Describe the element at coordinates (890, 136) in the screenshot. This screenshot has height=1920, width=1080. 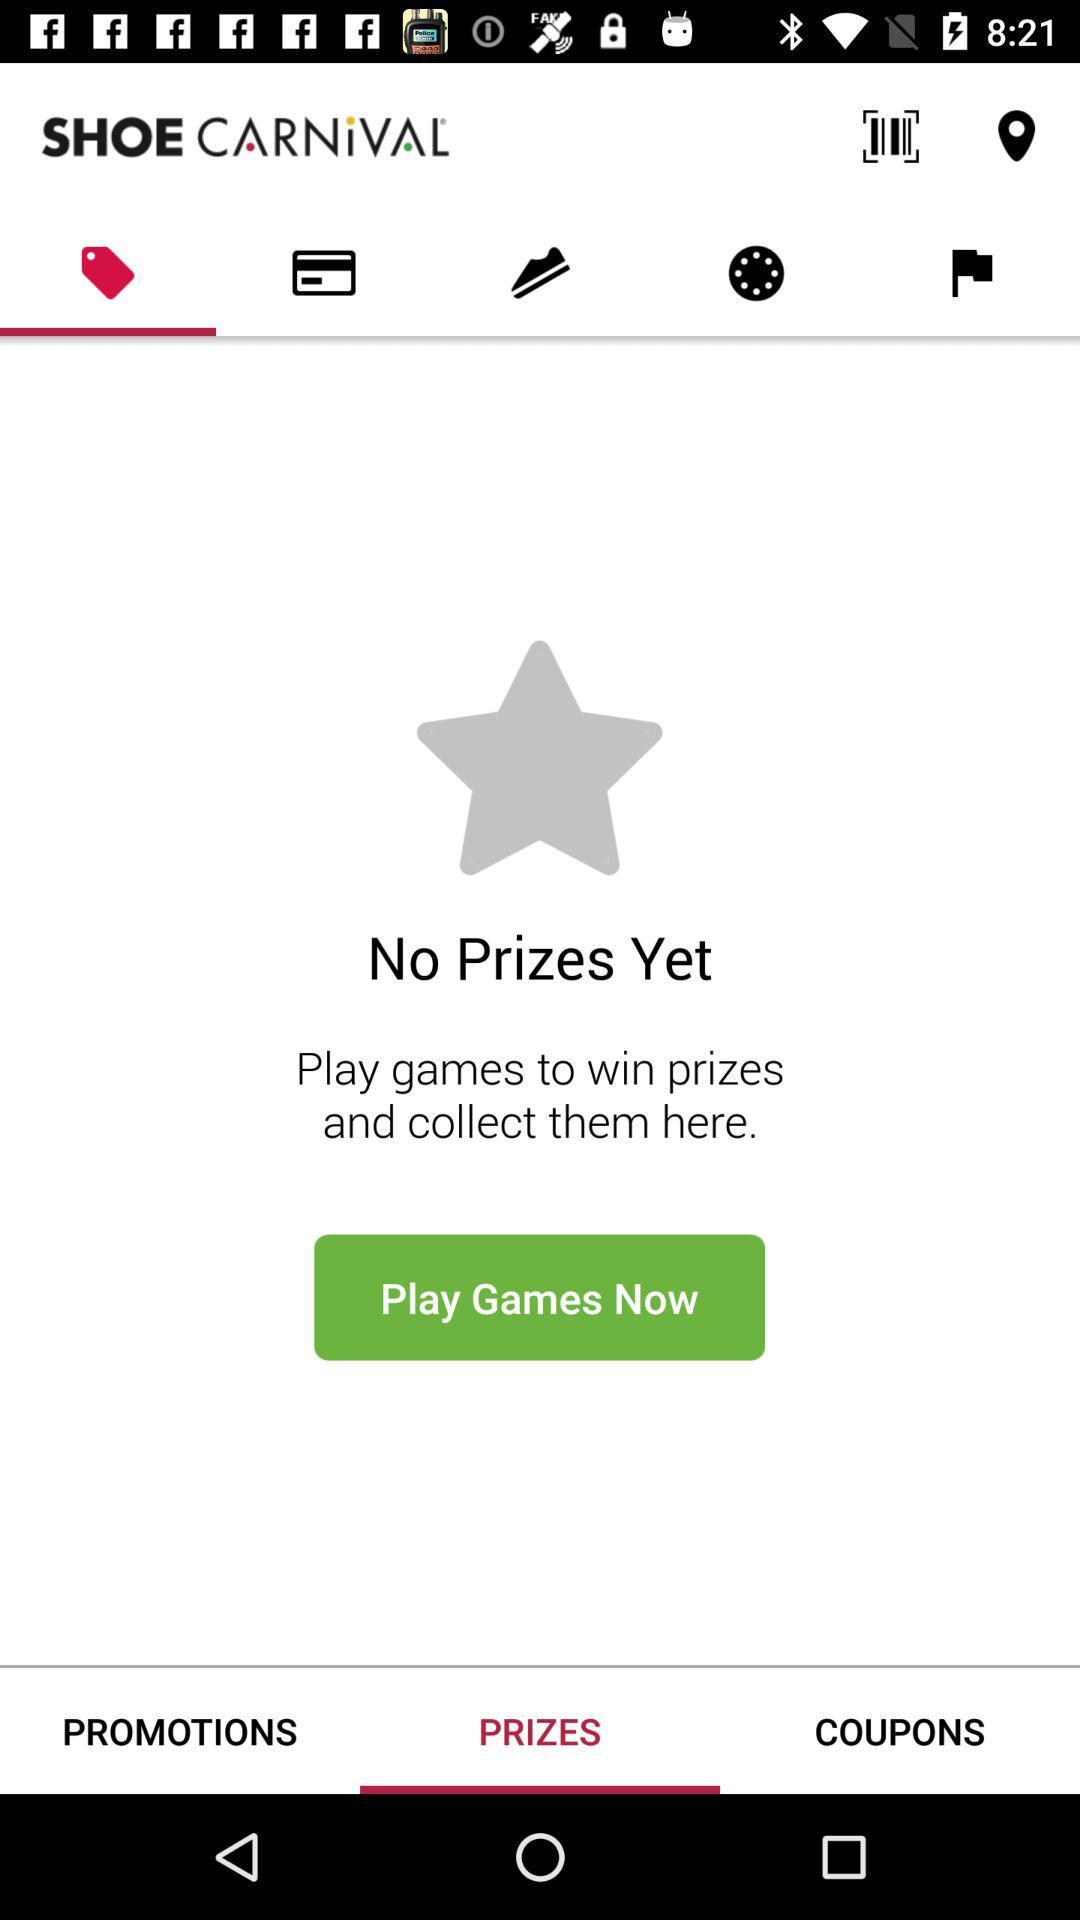
I see `the barcode icon which is on the top next to carnival` at that location.